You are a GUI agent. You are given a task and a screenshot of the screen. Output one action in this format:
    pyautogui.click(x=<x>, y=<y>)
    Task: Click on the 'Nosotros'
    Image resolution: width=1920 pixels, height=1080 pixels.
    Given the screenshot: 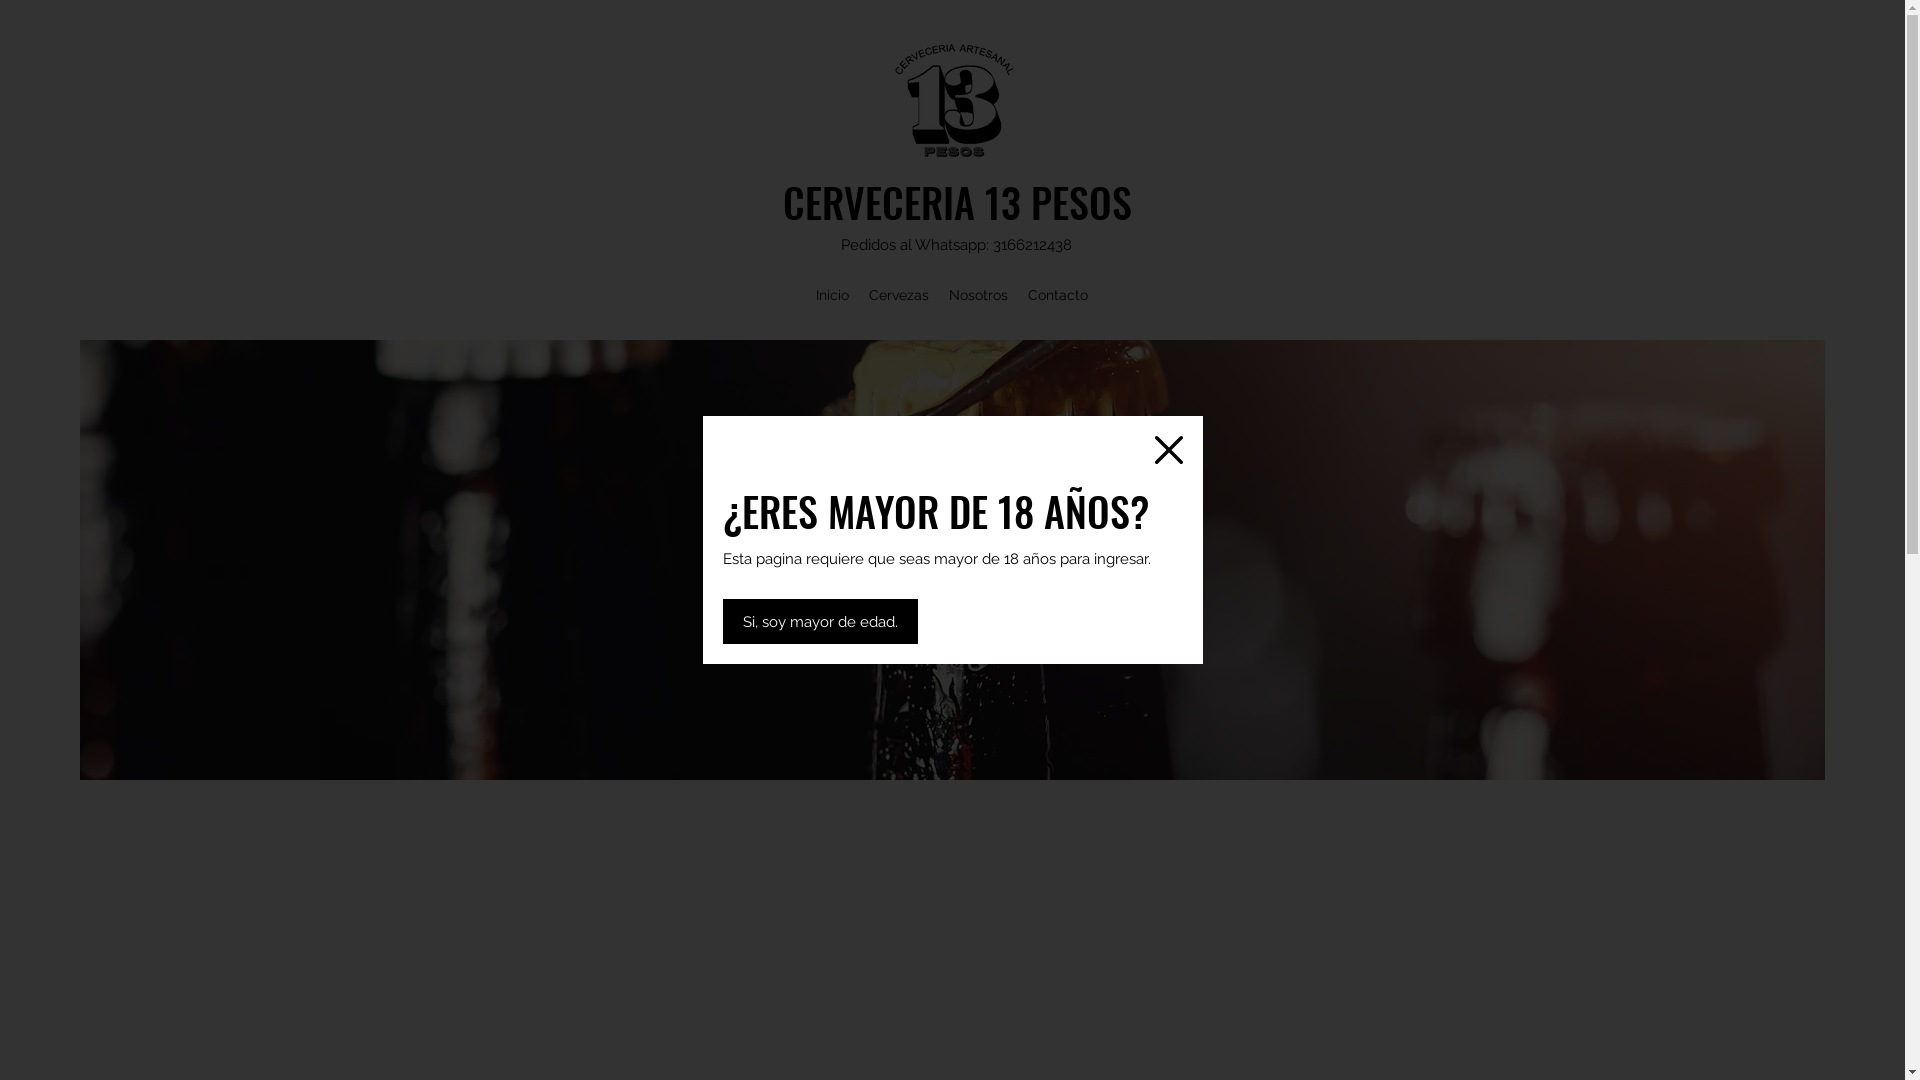 What is the action you would take?
    pyautogui.click(x=978, y=294)
    